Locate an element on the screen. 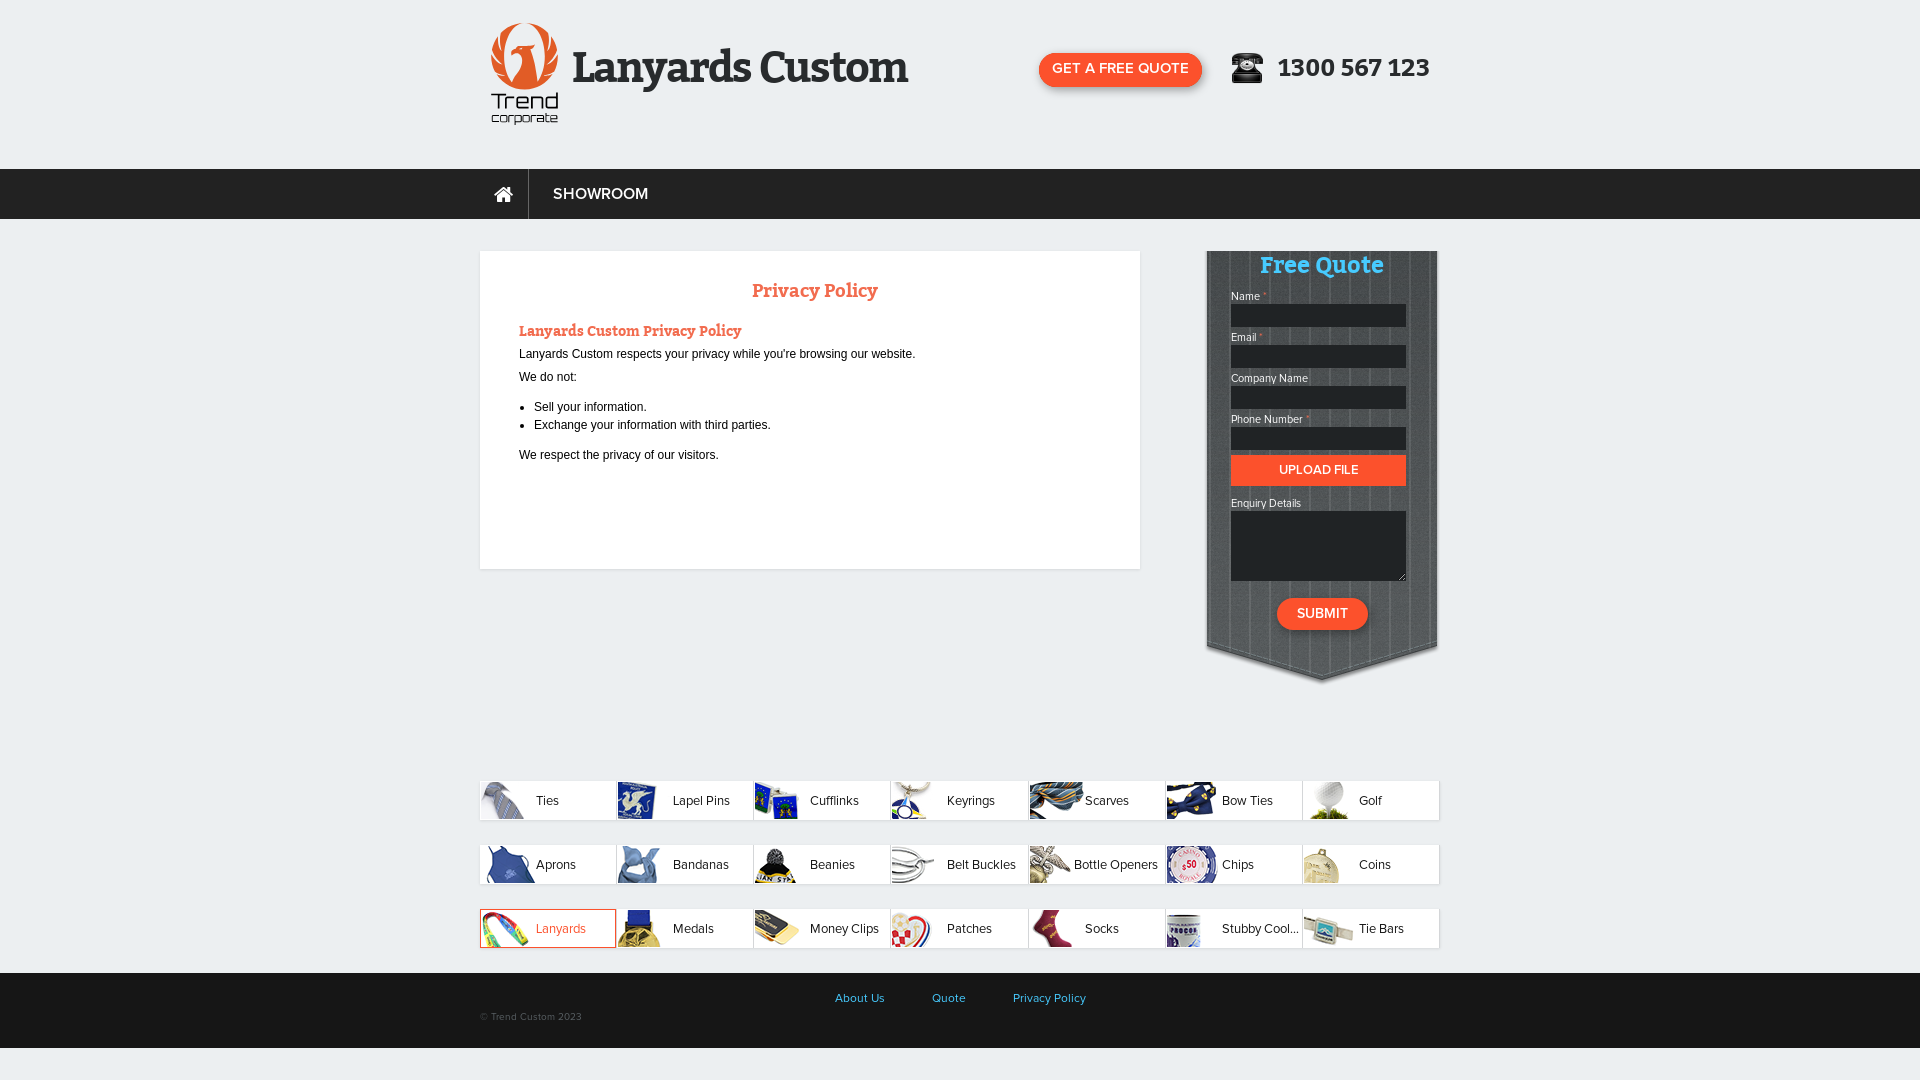 The width and height of the screenshot is (1920, 1080). 'Ties' is located at coordinates (547, 799).